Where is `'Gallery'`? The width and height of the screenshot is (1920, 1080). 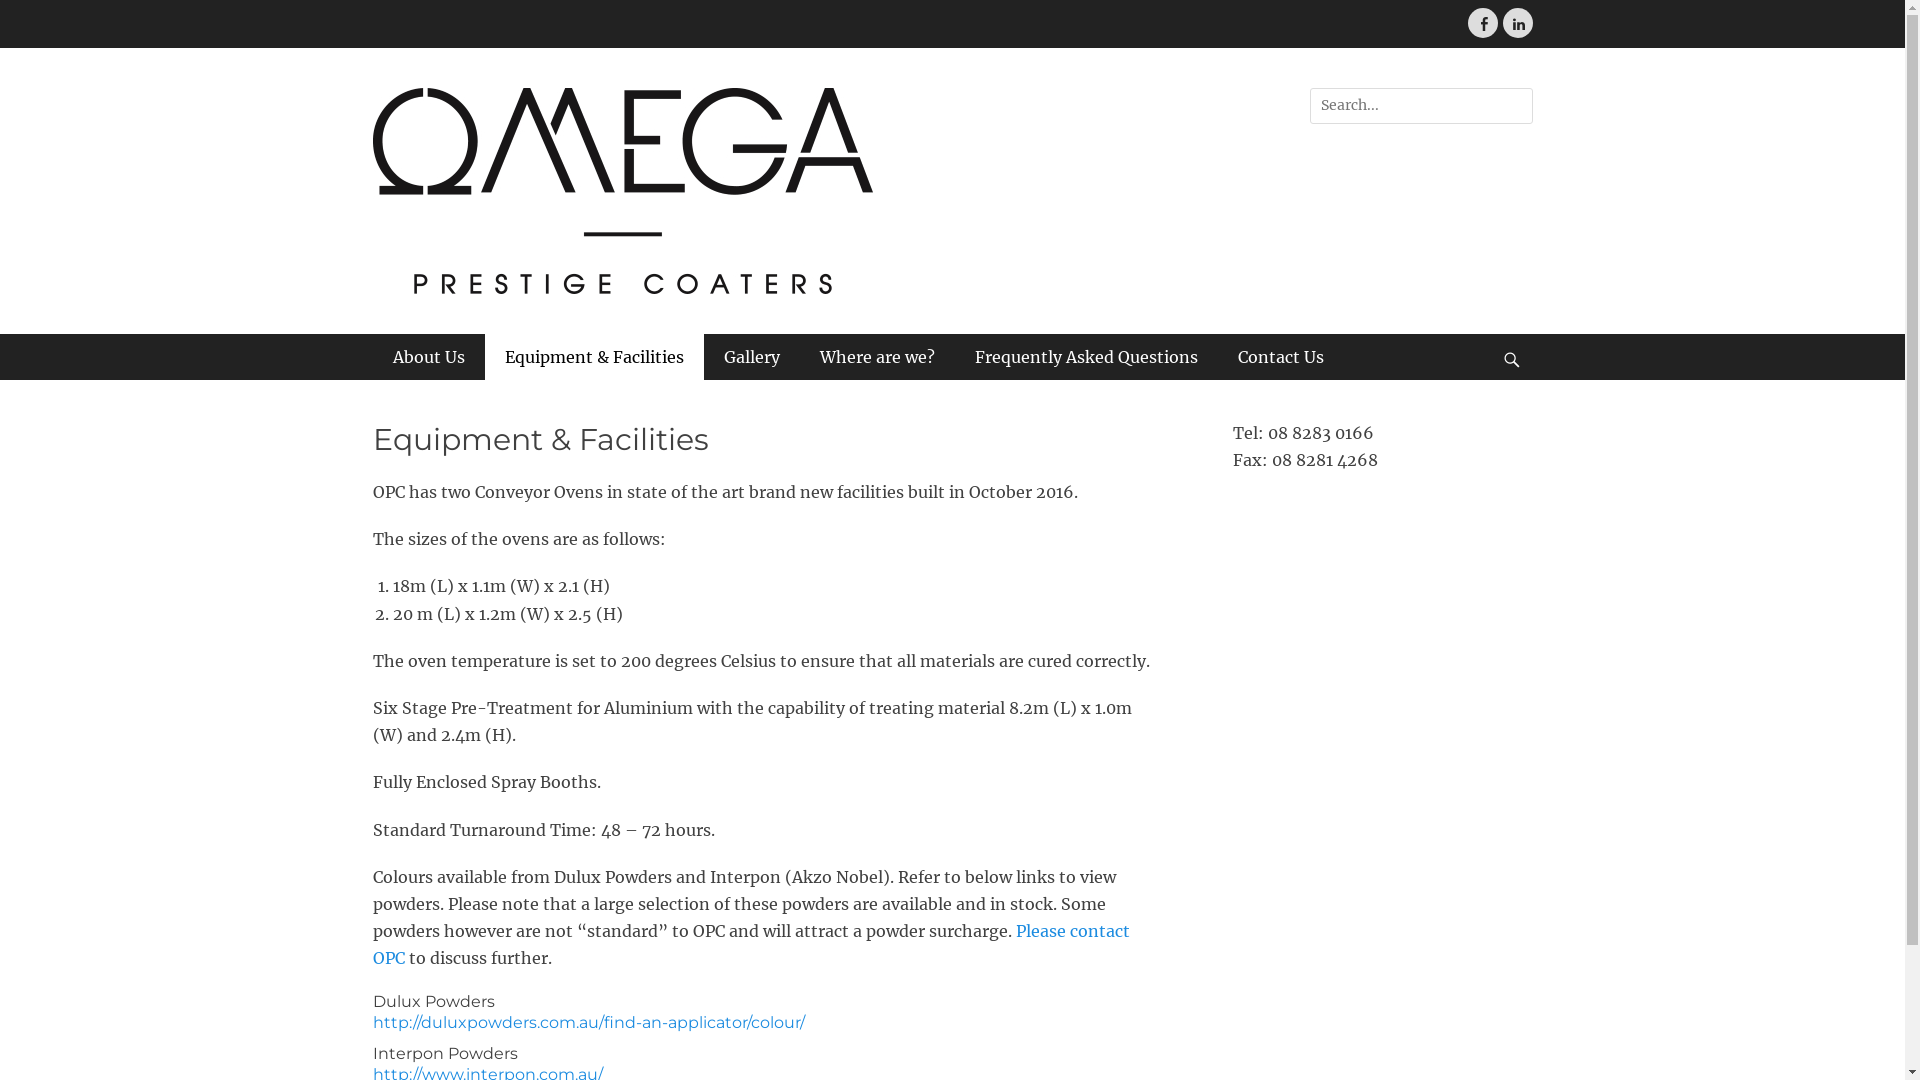
'Gallery' is located at coordinates (751, 356).